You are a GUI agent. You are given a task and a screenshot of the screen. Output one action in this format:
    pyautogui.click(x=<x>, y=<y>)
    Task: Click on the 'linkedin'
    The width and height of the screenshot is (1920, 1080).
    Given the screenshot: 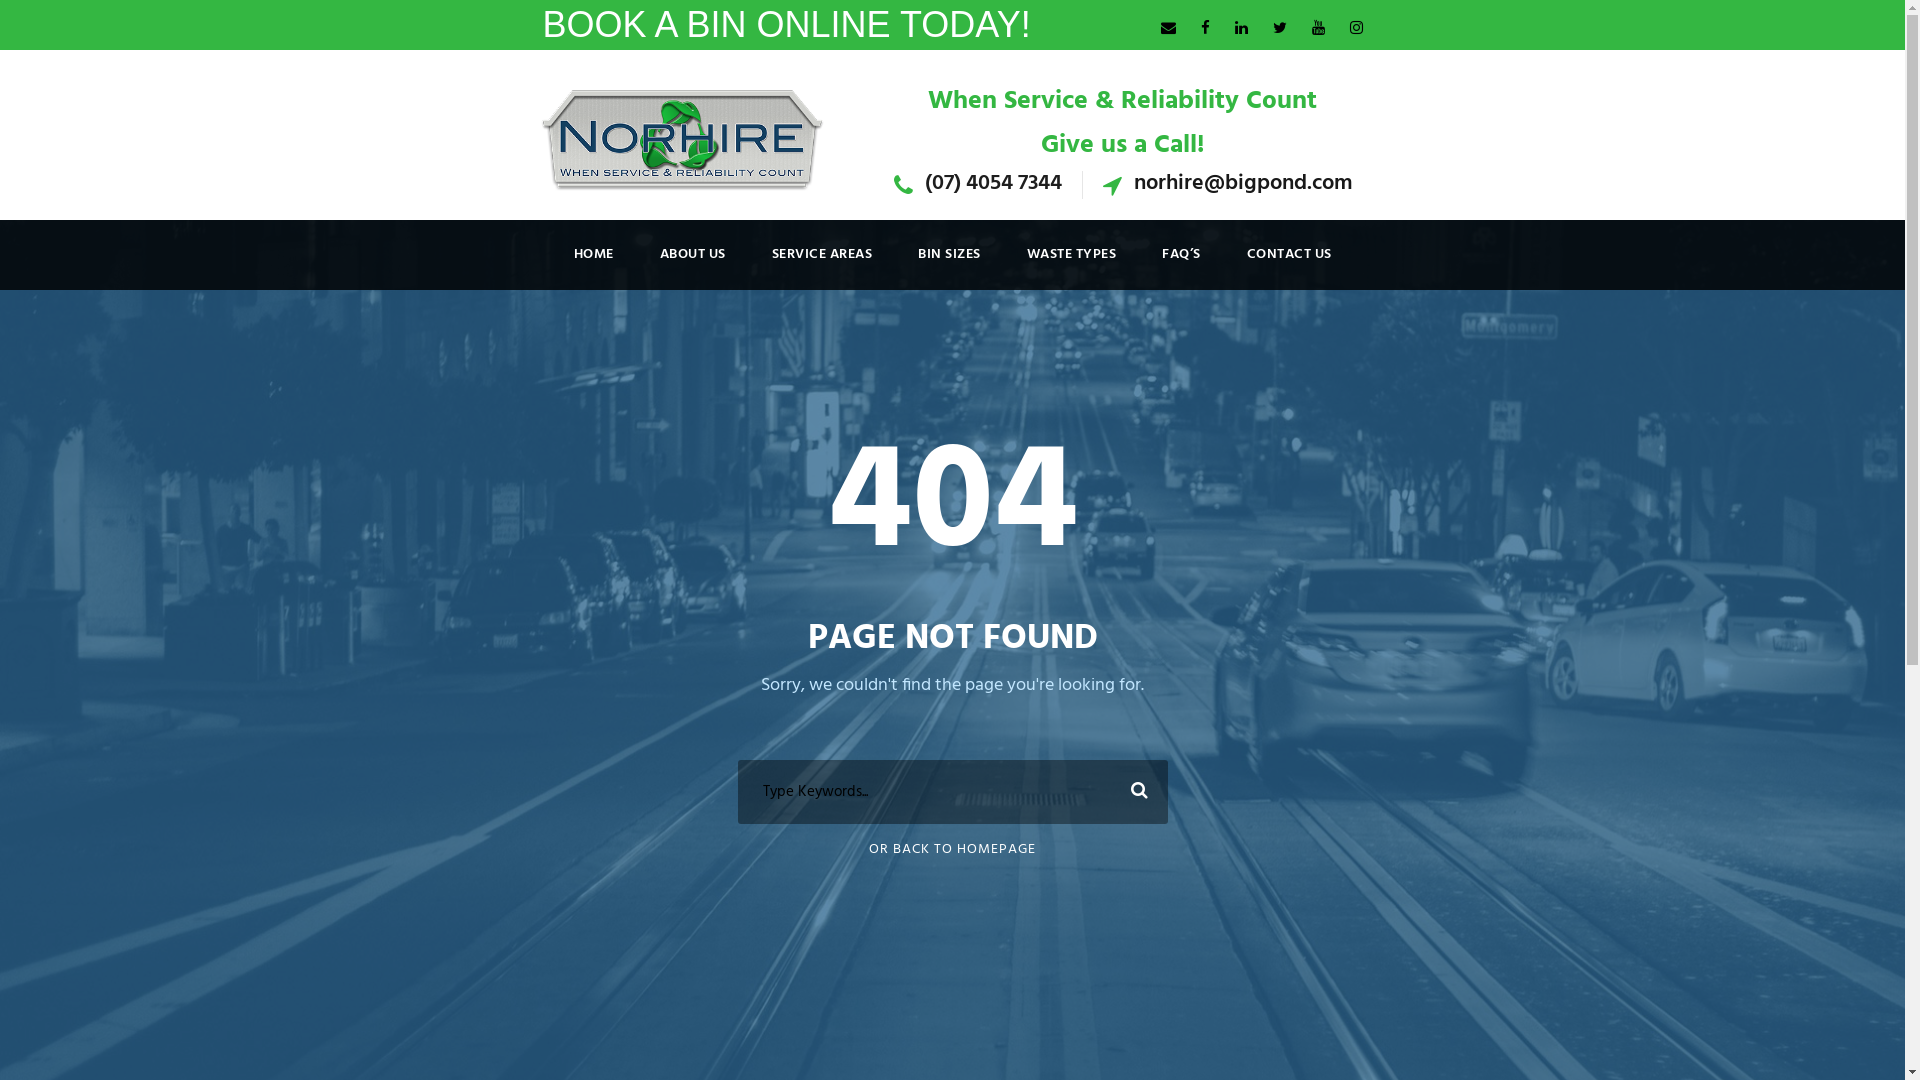 What is the action you would take?
    pyautogui.click(x=1232, y=29)
    